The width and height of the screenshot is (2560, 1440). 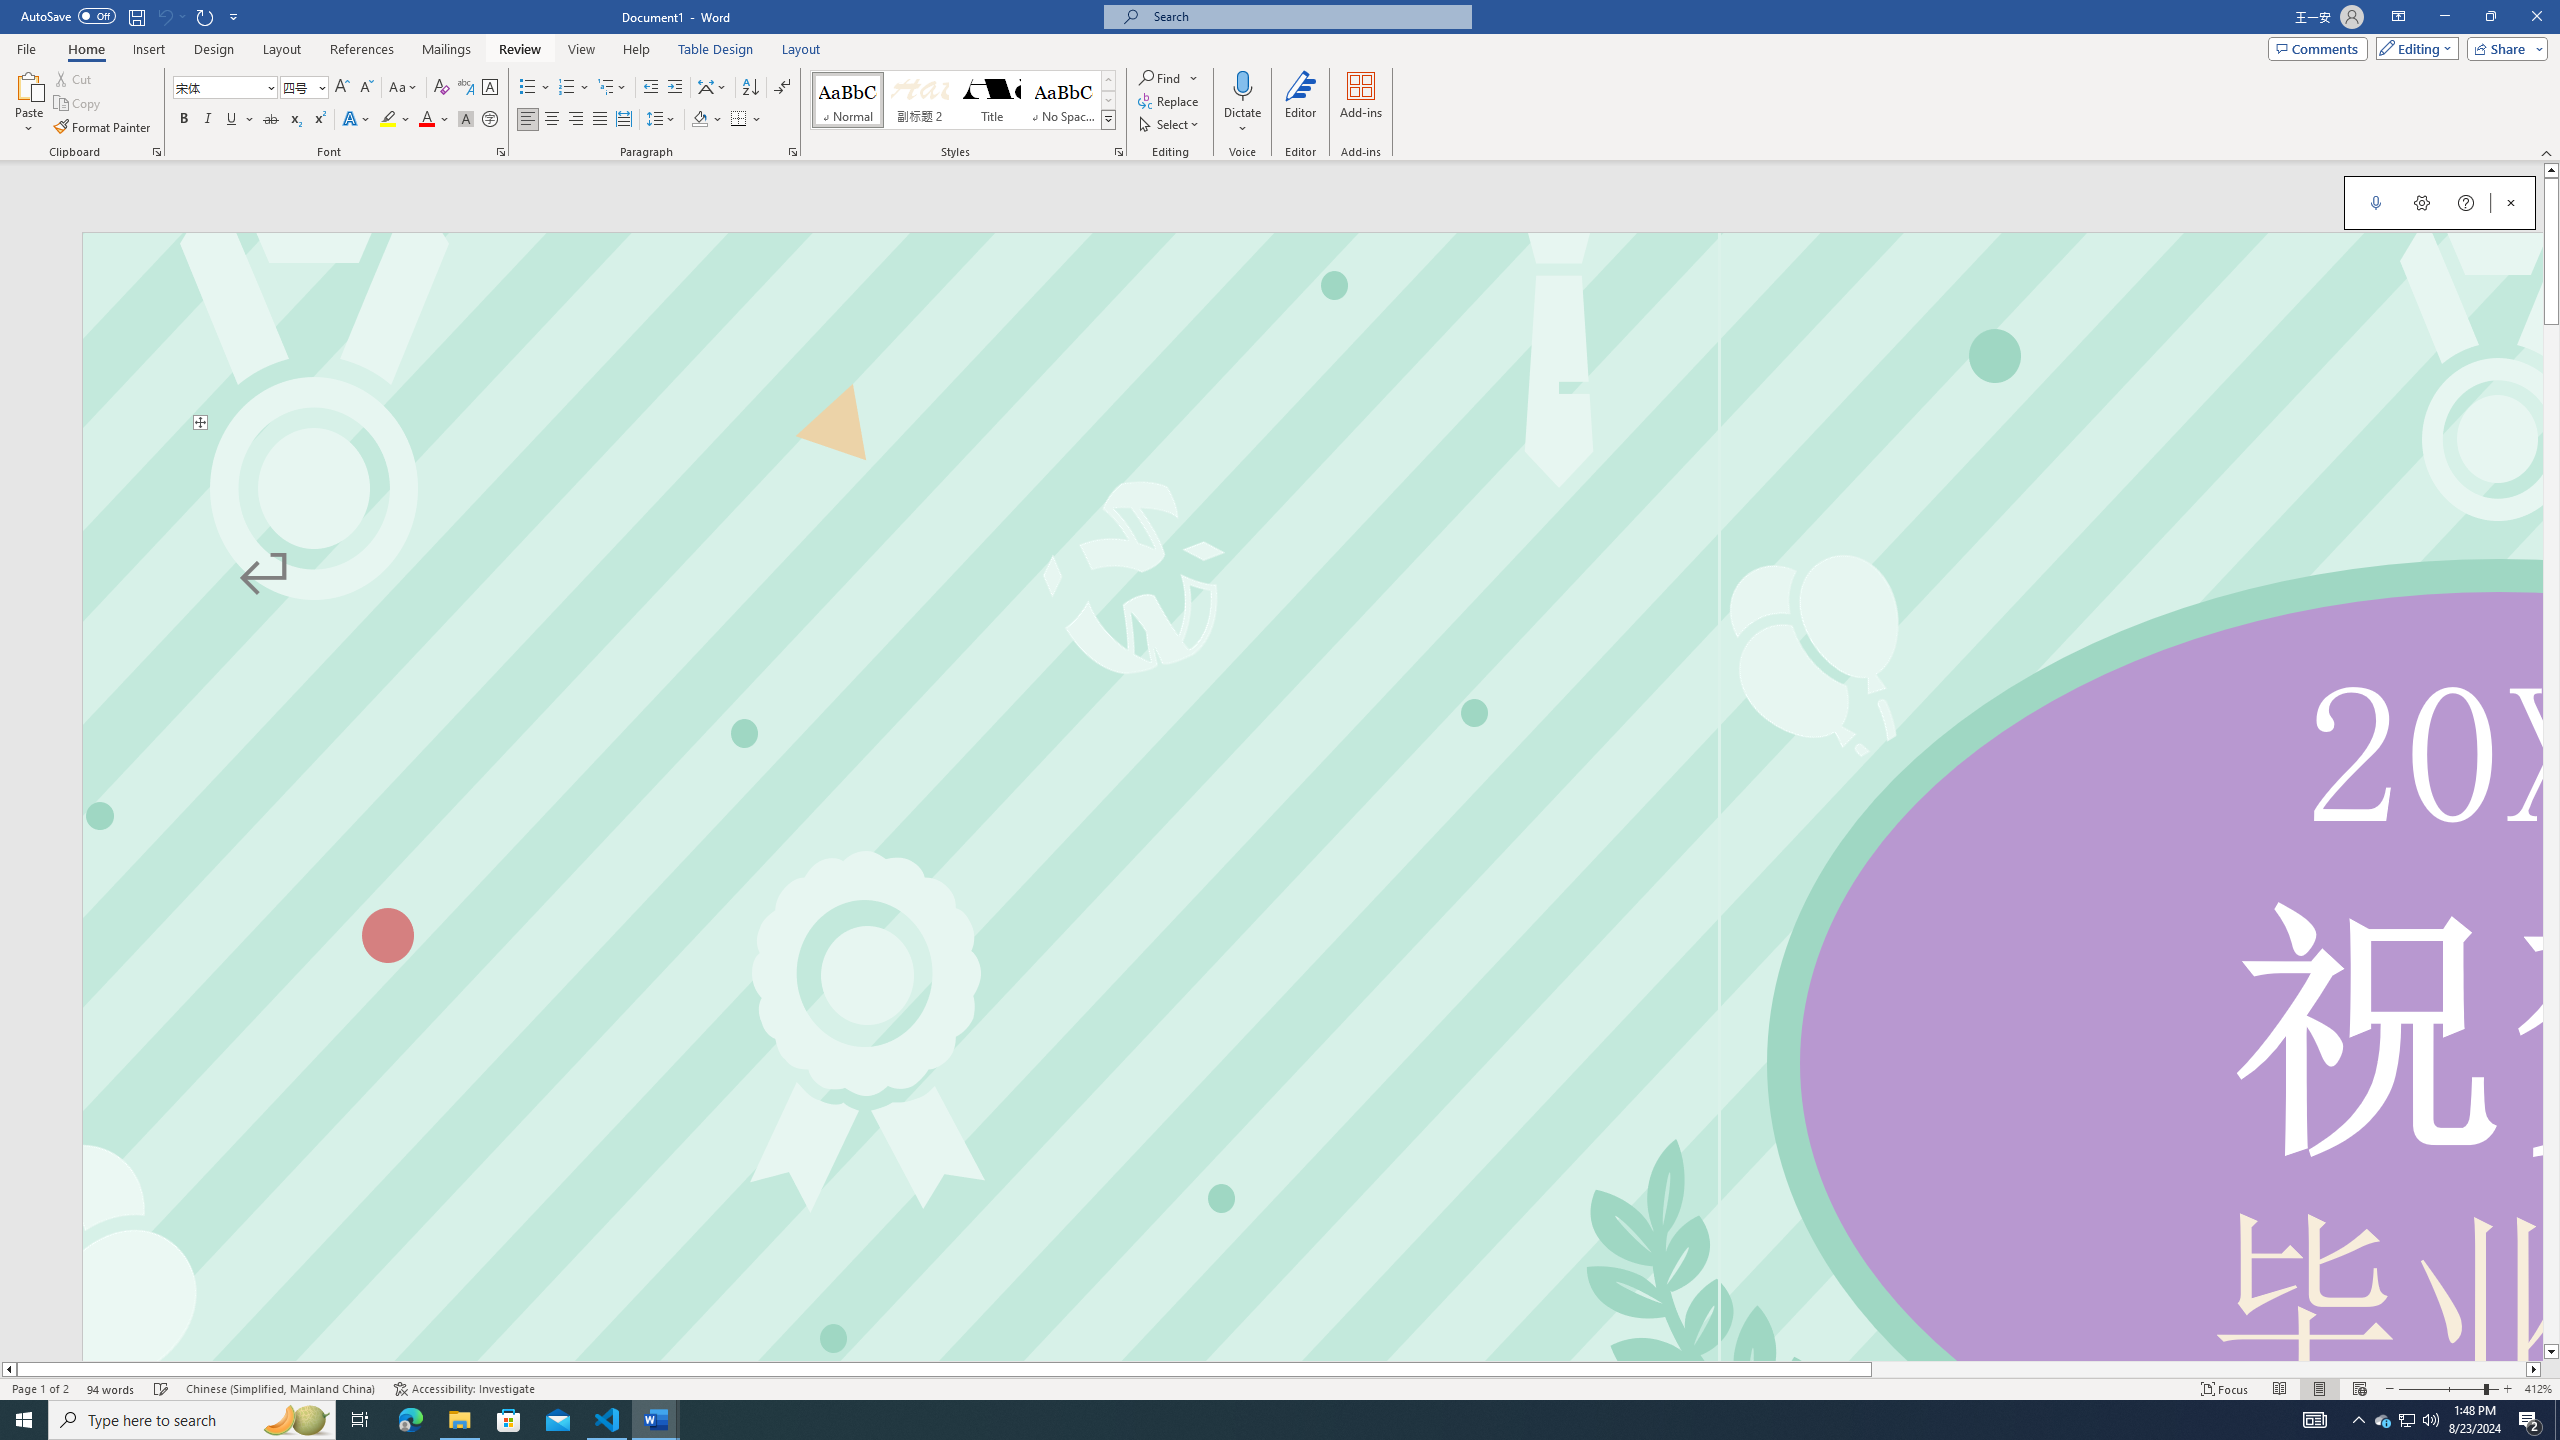 I want to click on 'Font Color', so click(x=432, y=118).